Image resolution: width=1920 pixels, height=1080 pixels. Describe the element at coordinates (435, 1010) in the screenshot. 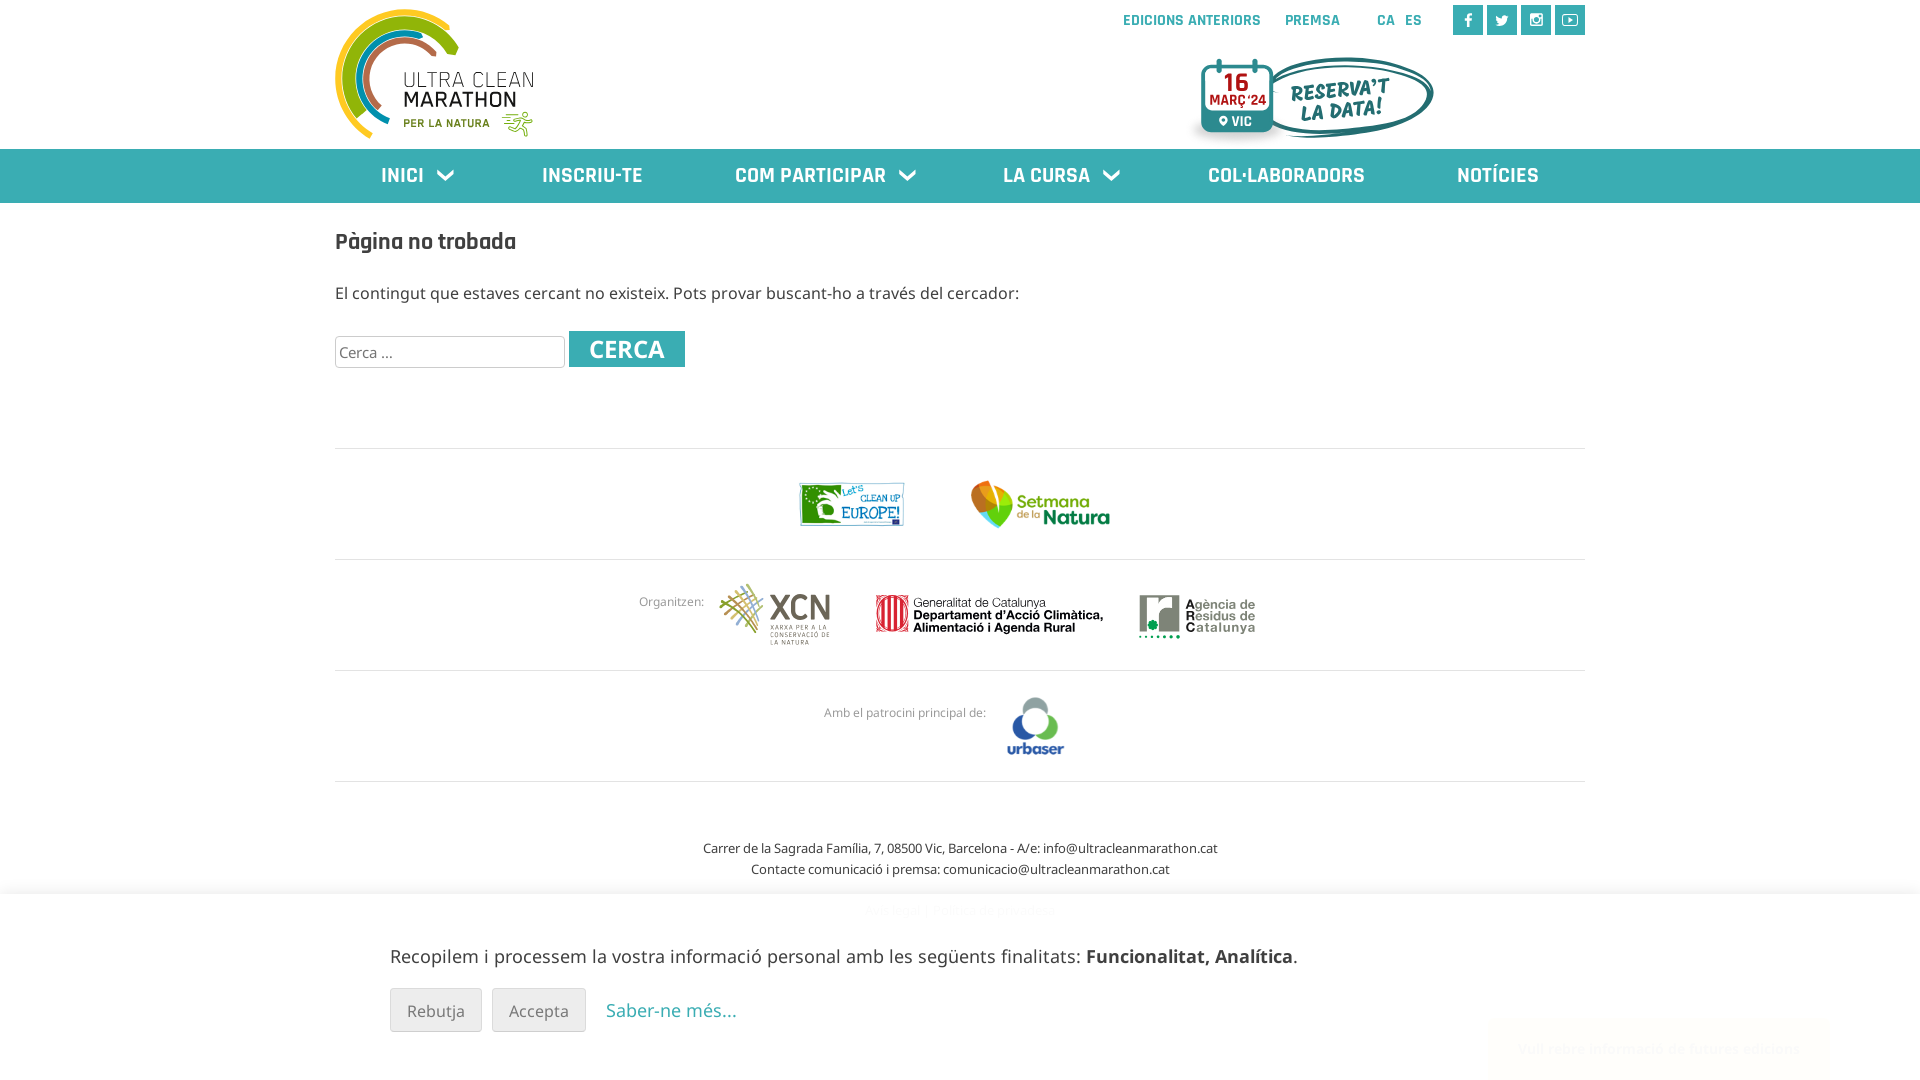

I see `'Rebutja'` at that location.